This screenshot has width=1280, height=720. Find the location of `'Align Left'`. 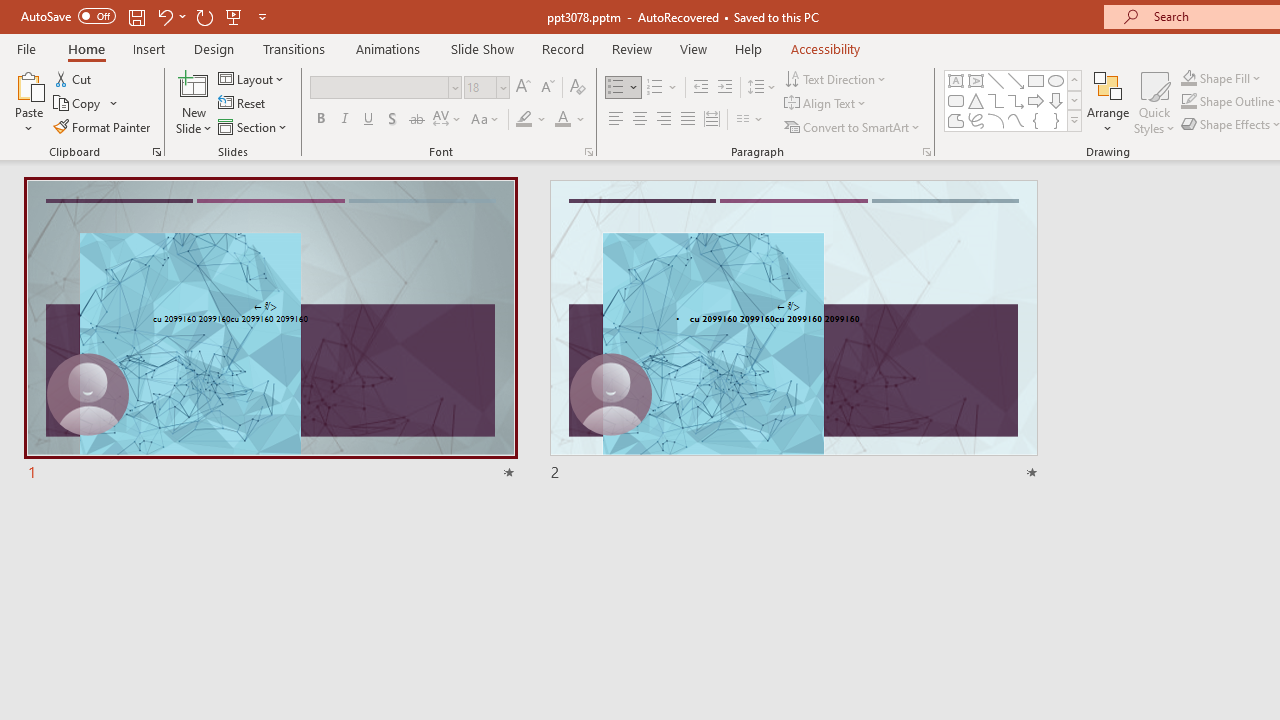

'Align Left' is located at coordinates (615, 119).